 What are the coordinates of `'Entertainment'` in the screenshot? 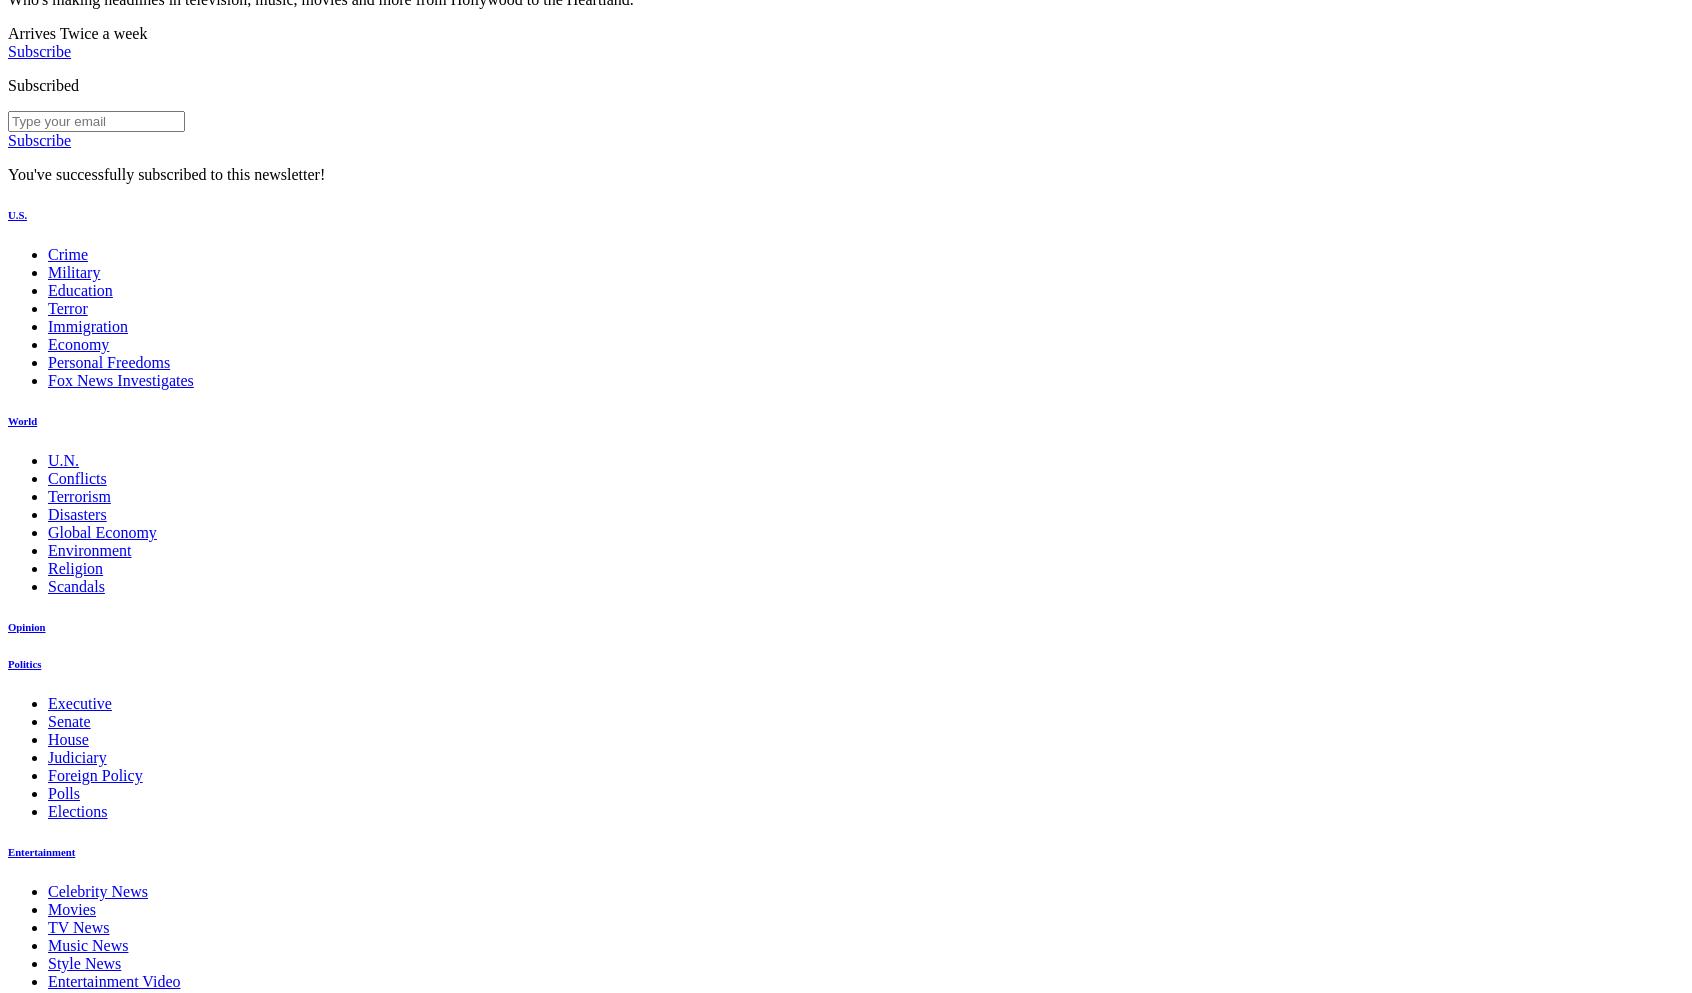 It's located at (6, 850).